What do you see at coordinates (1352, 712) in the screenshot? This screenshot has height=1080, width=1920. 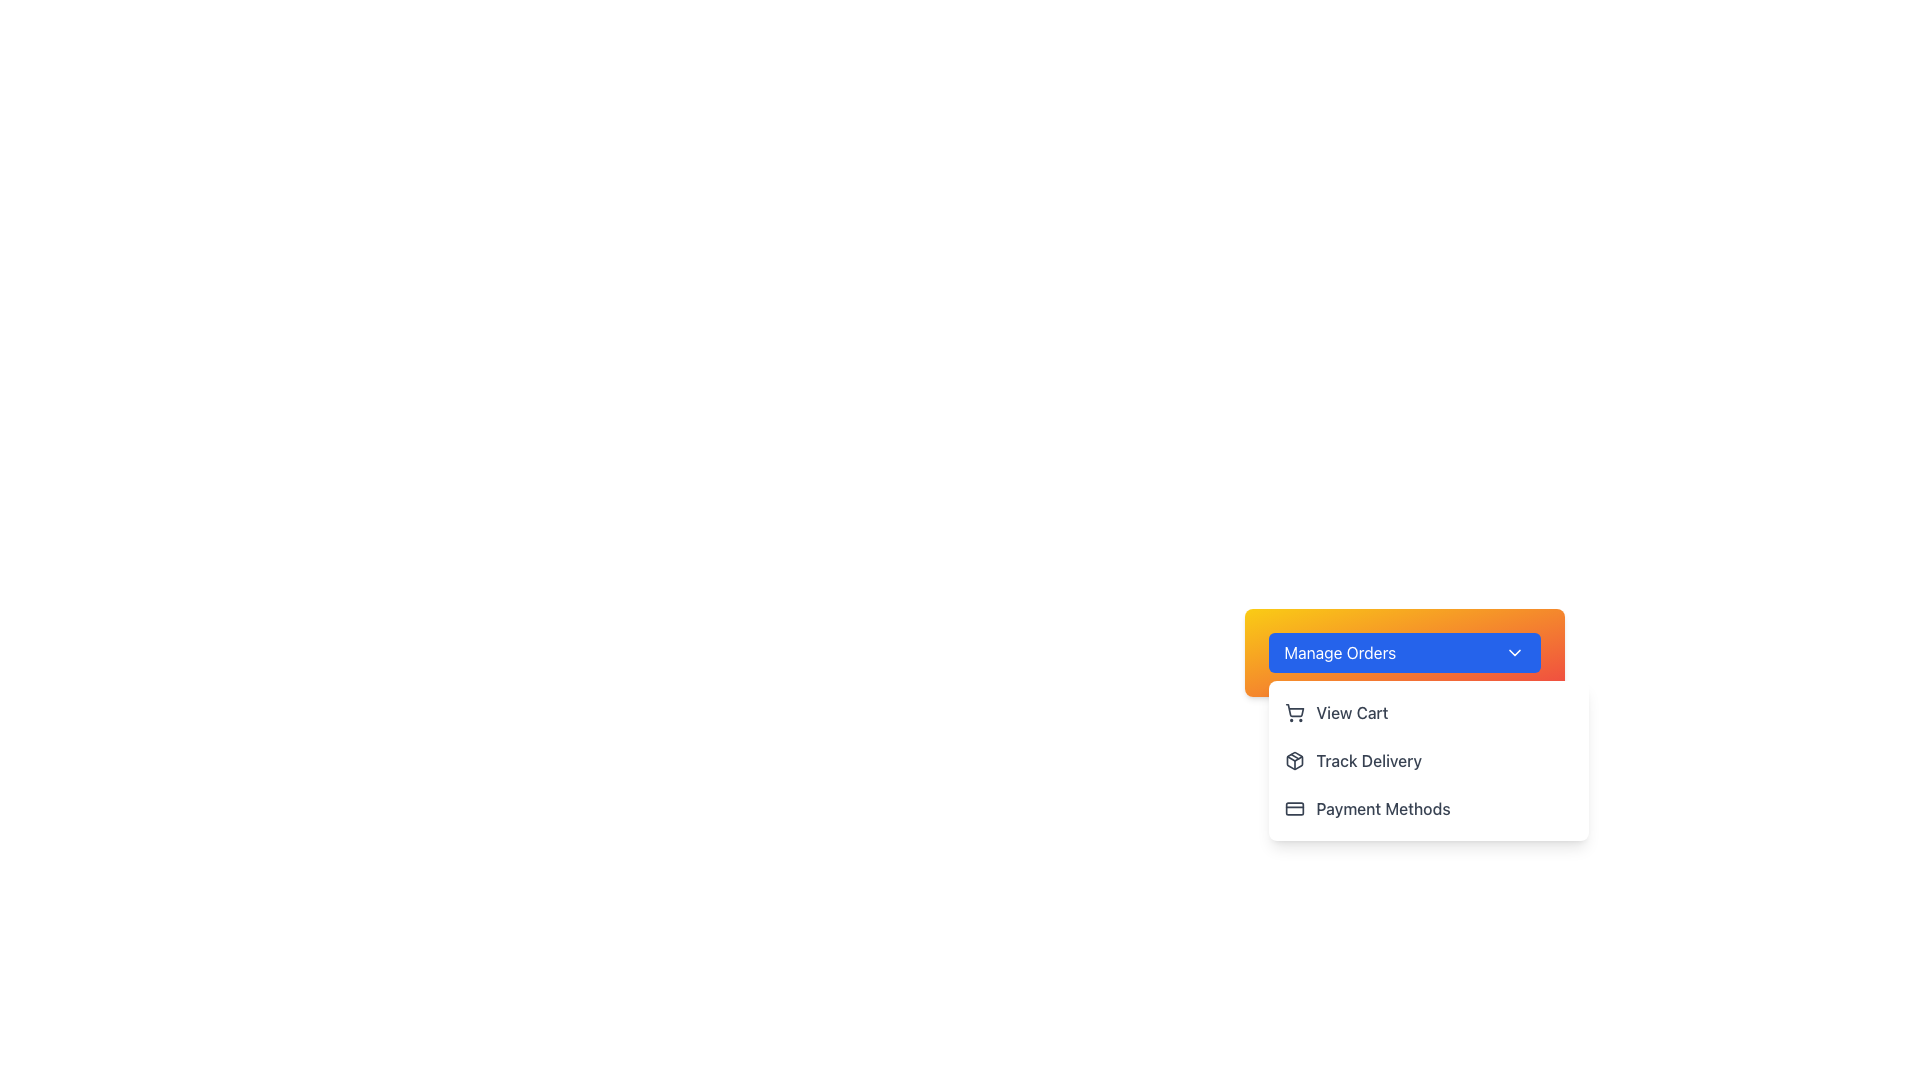 I see `the Text Label that serves as a clickable link` at bounding box center [1352, 712].